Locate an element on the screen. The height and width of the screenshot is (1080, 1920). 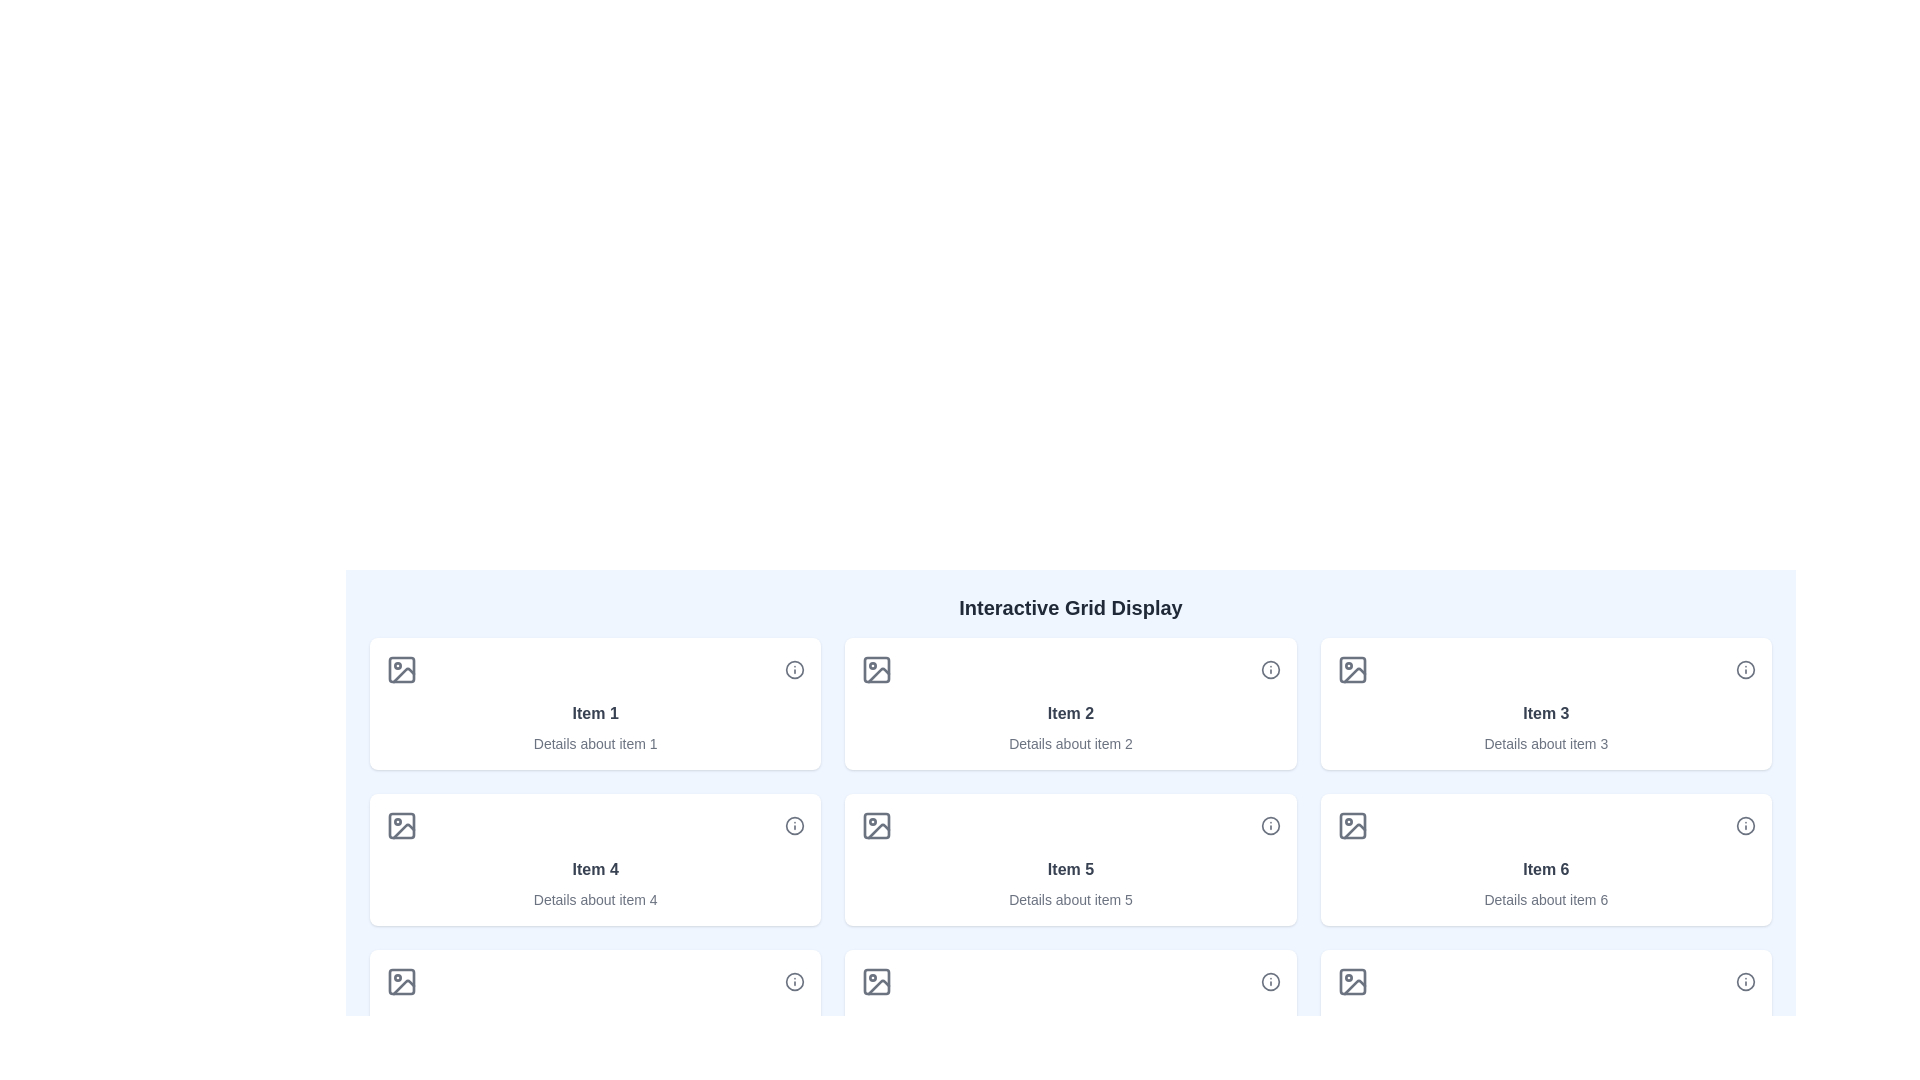
the background rectangle of the icon associated with 'Item 6' located in the lower-right section of the grid layout is located at coordinates (1352, 825).